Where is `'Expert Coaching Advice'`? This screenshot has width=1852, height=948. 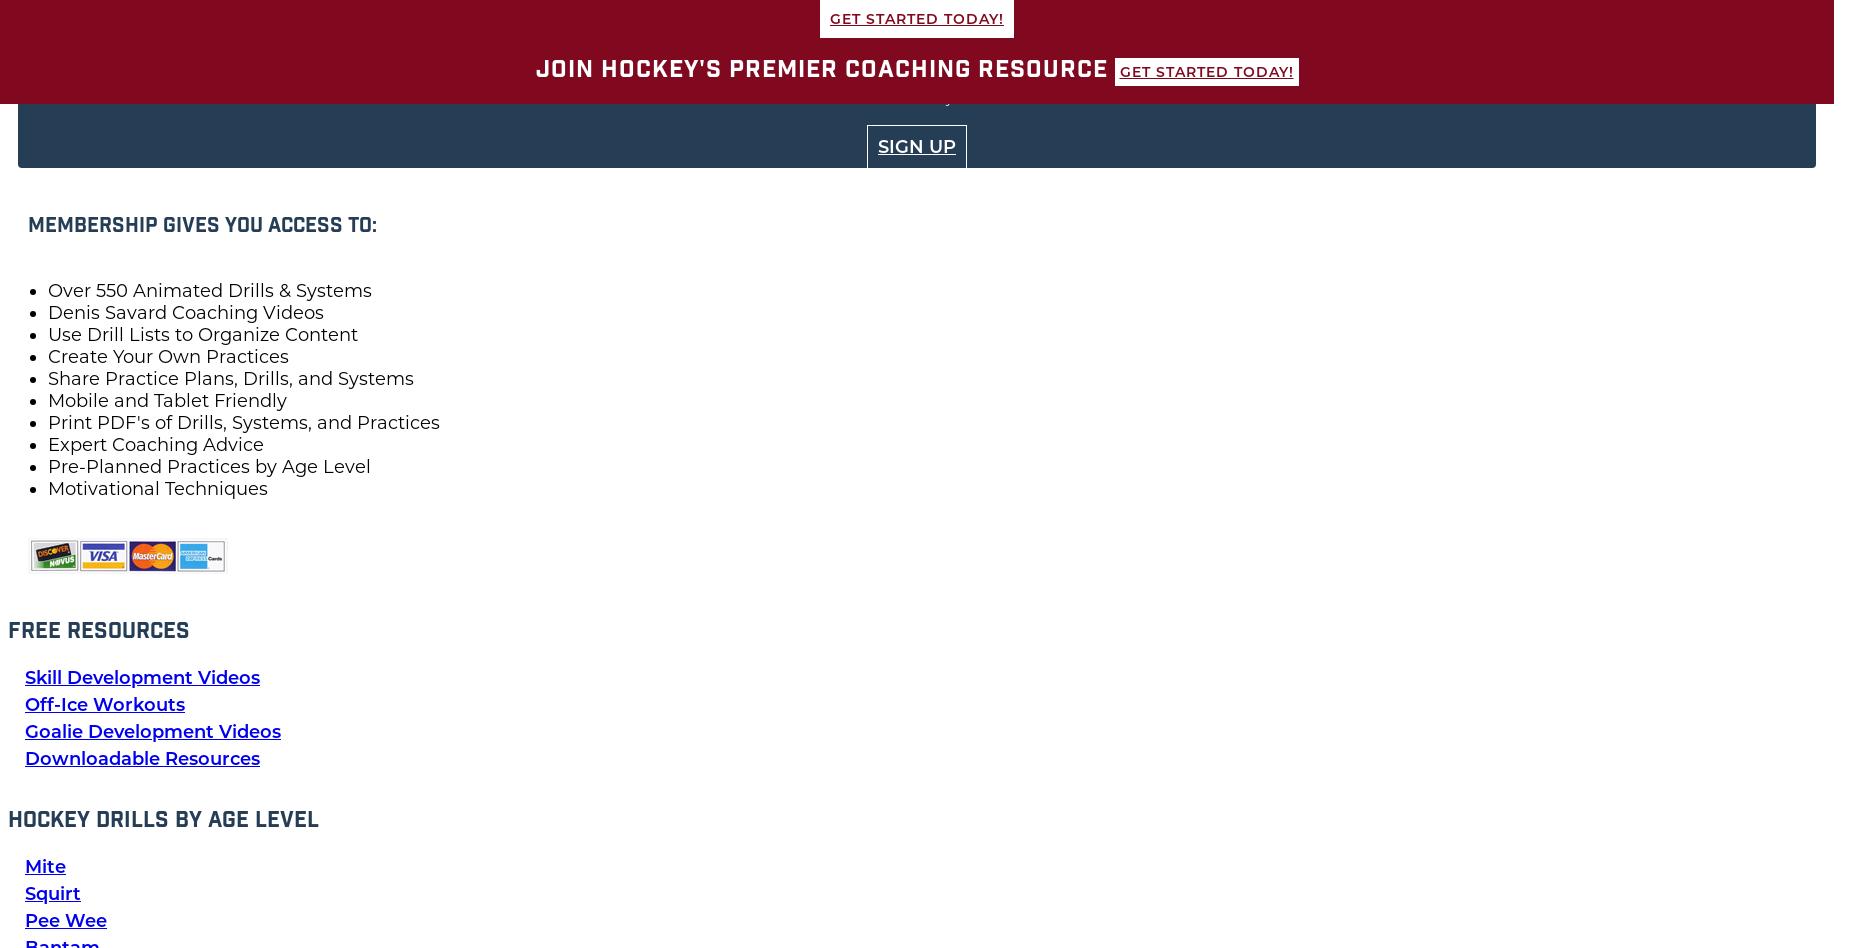 'Expert Coaching Advice' is located at coordinates (154, 443).